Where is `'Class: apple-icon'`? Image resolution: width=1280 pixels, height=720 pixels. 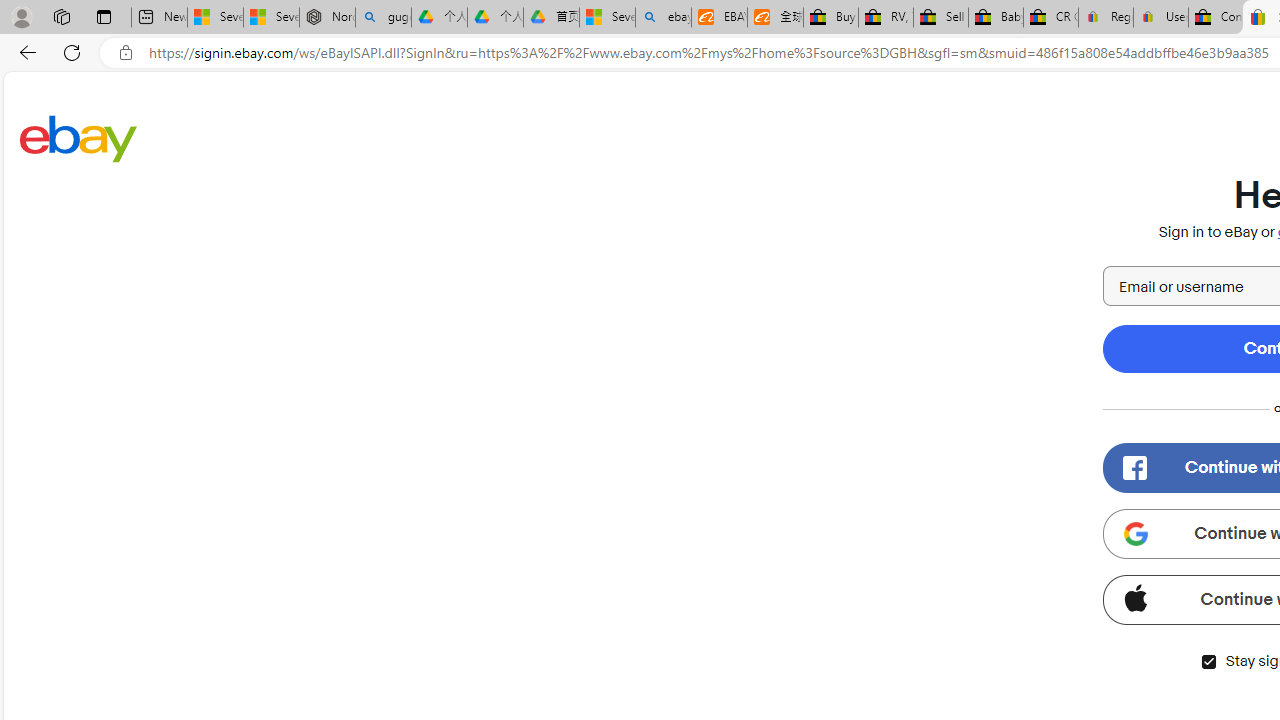 'Class: apple-icon' is located at coordinates (1135, 596).